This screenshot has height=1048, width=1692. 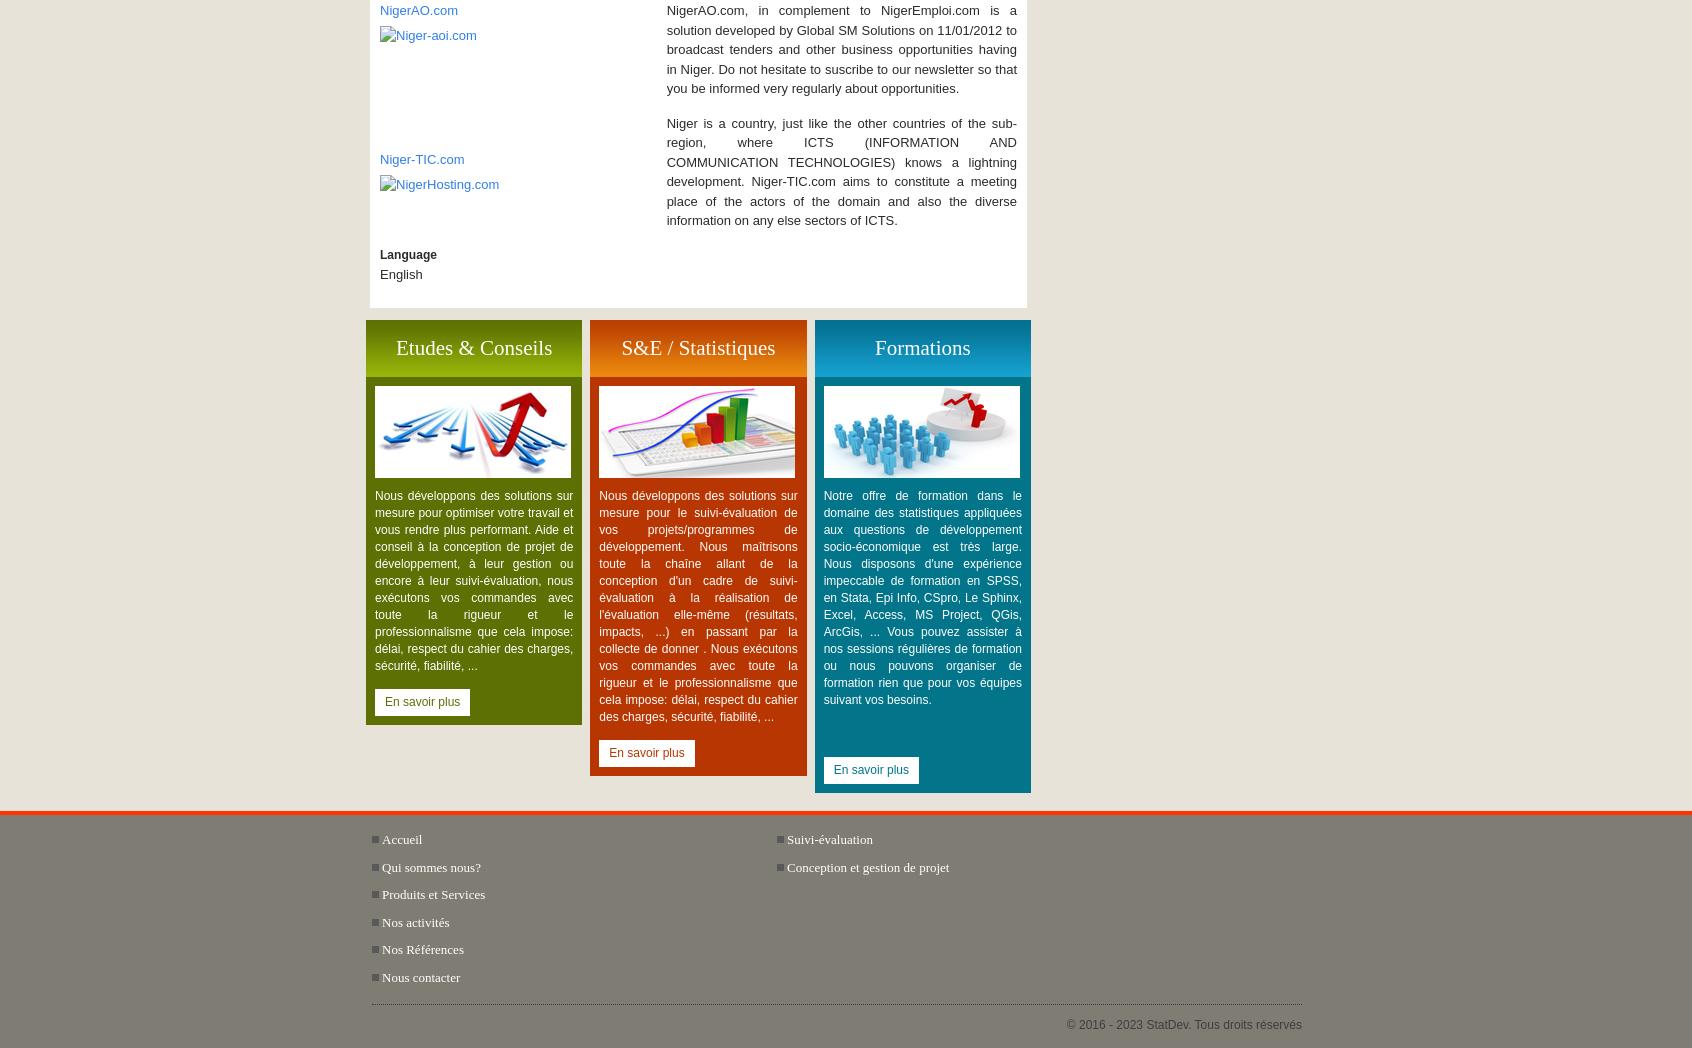 What do you see at coordinates (421, 159) in the screenshot?
I see `'Niger-TIC.com'` at bounding box center [421, 159].